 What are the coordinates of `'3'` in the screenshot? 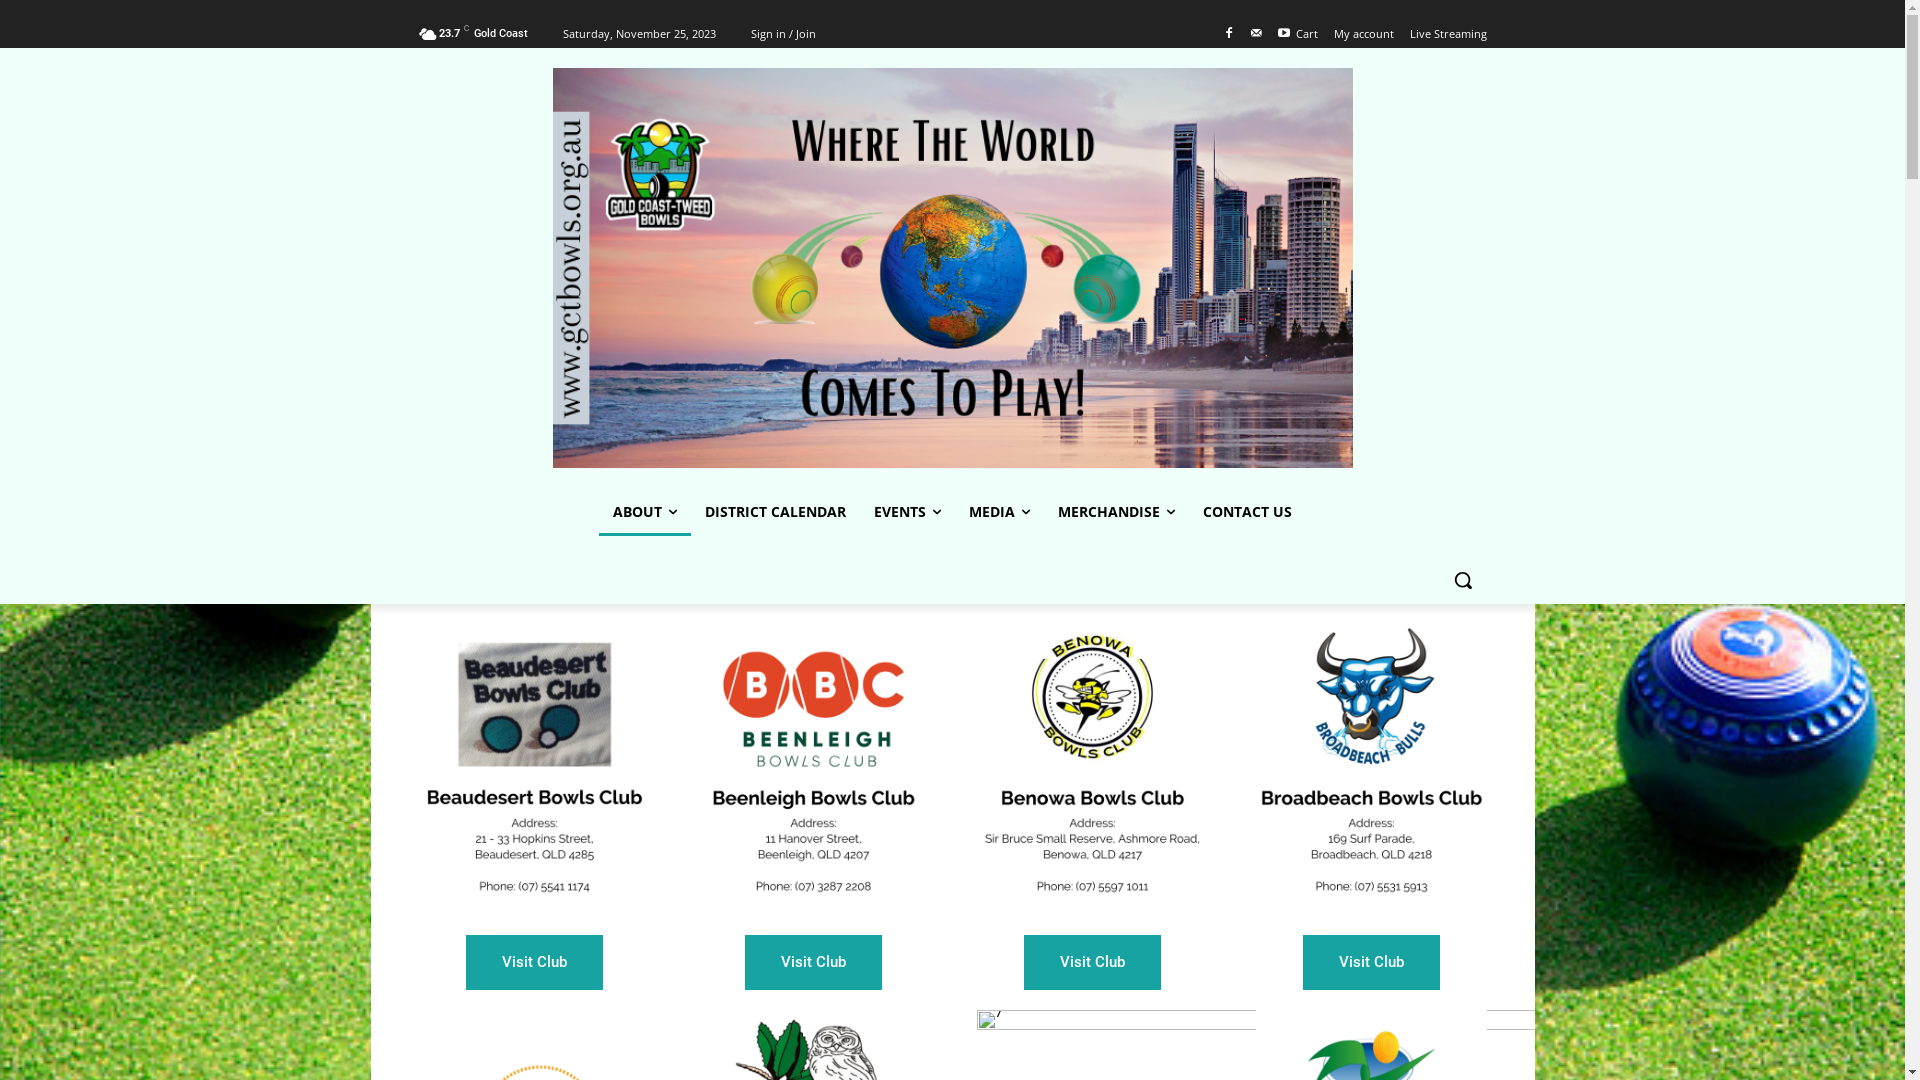 It's located at (1090, 765).